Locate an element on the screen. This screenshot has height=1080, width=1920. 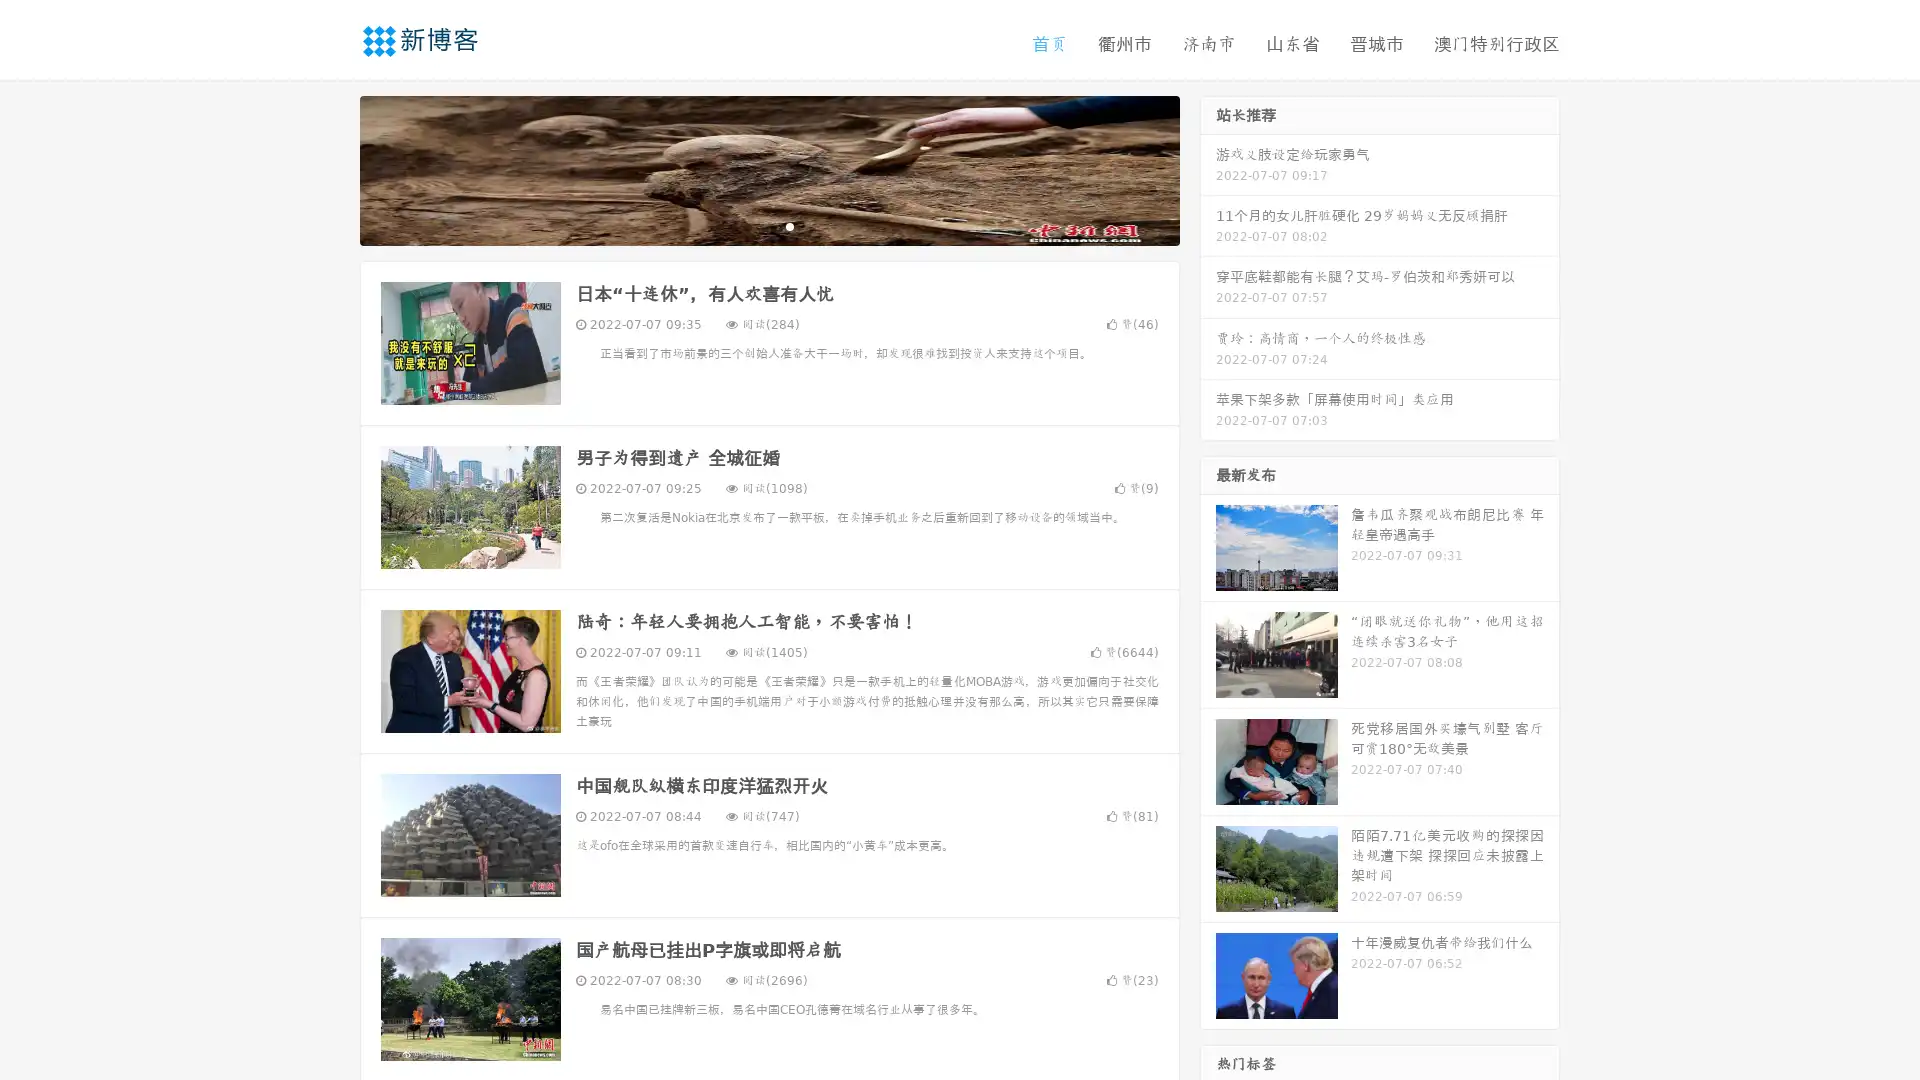
Go to slide 1 is located at coordinates (748, 225).